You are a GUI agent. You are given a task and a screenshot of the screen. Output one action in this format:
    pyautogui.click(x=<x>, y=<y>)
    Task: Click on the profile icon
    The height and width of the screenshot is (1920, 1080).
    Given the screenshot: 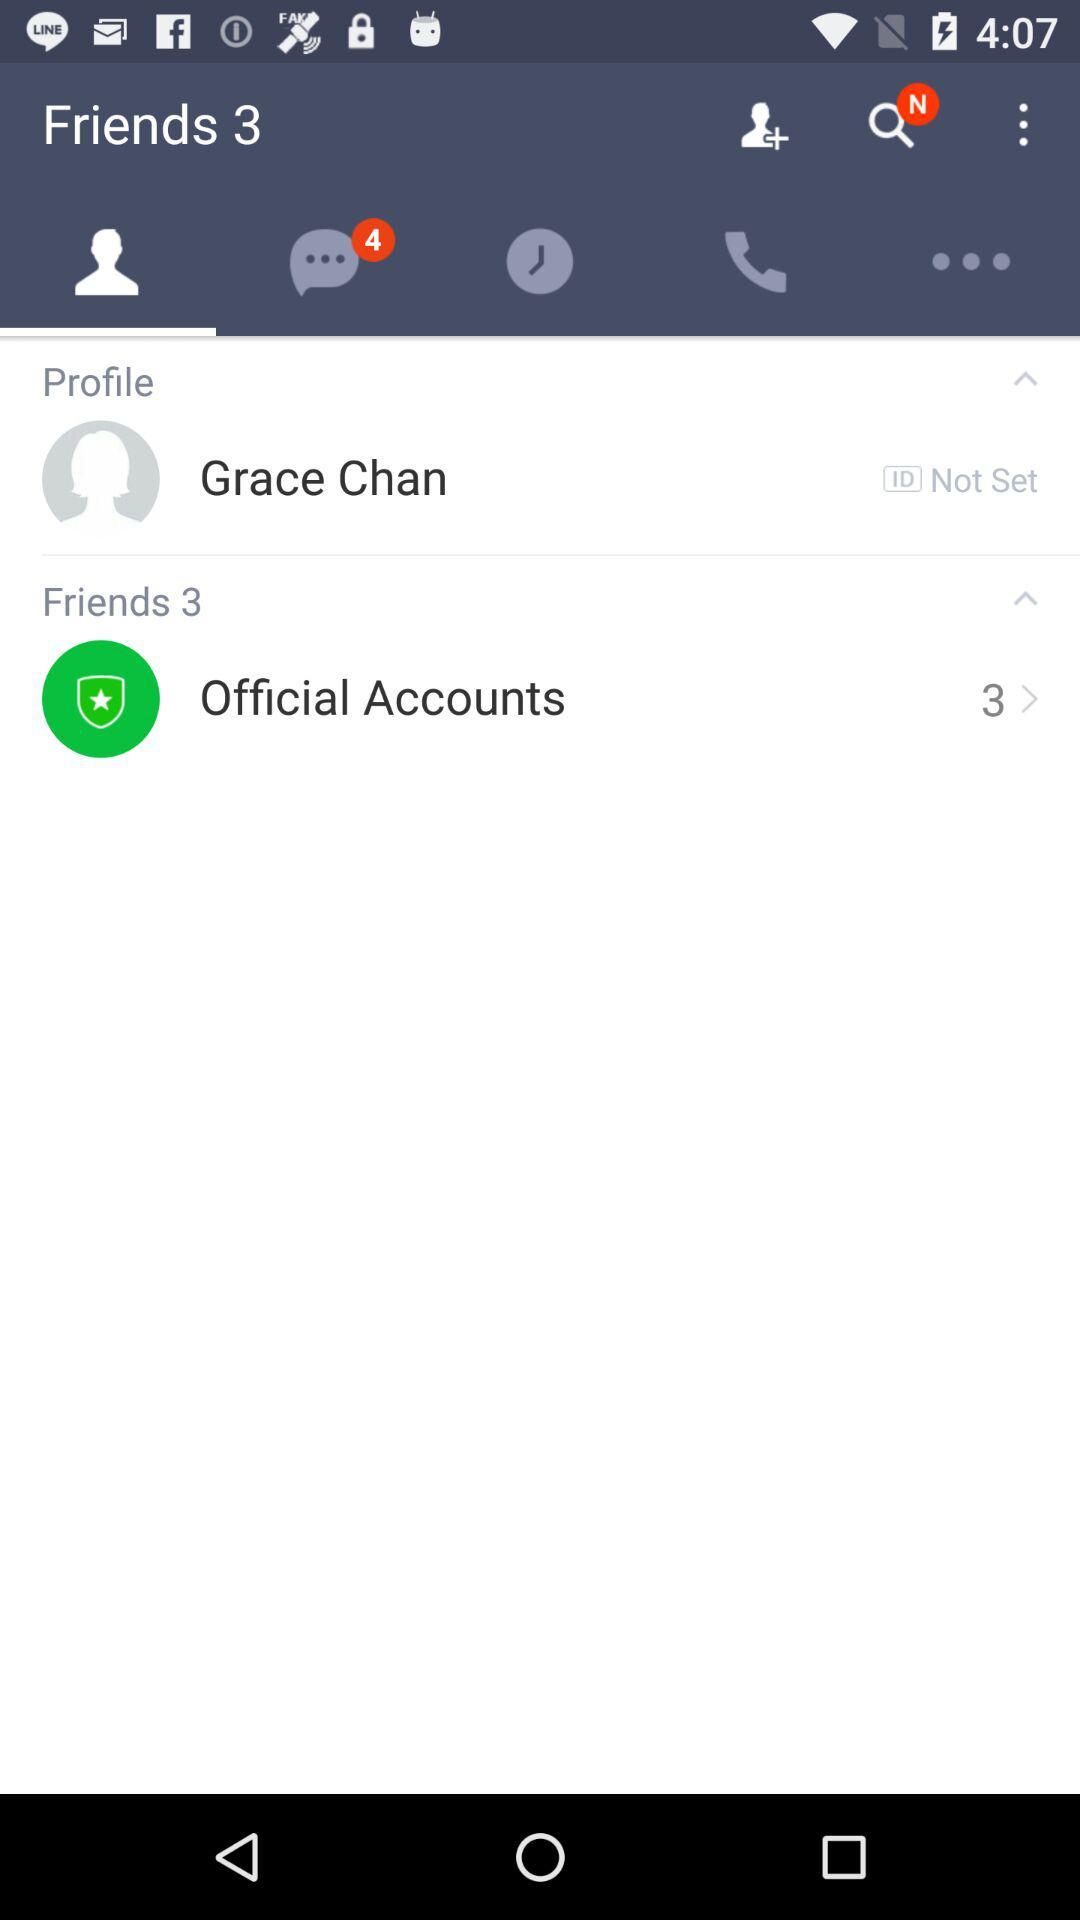 What is the action you would take?
    pyautogui.click(x=506, y=382)
    